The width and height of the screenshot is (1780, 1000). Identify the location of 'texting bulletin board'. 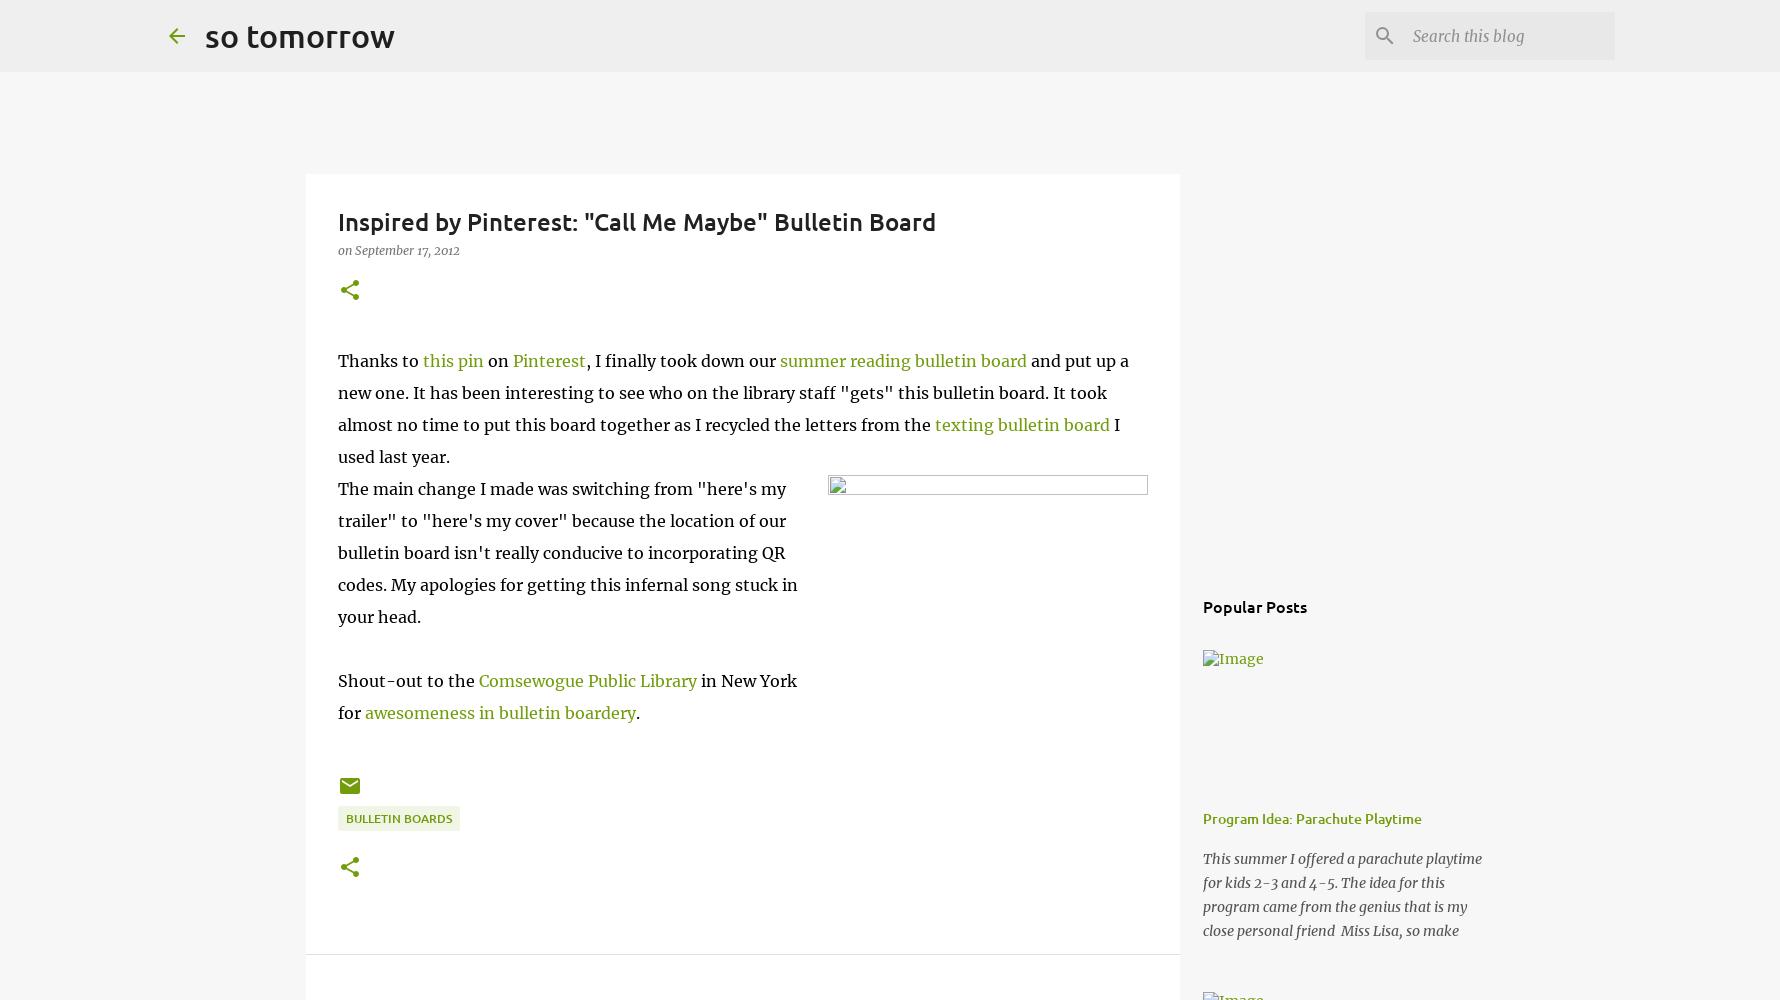
(933, 425).